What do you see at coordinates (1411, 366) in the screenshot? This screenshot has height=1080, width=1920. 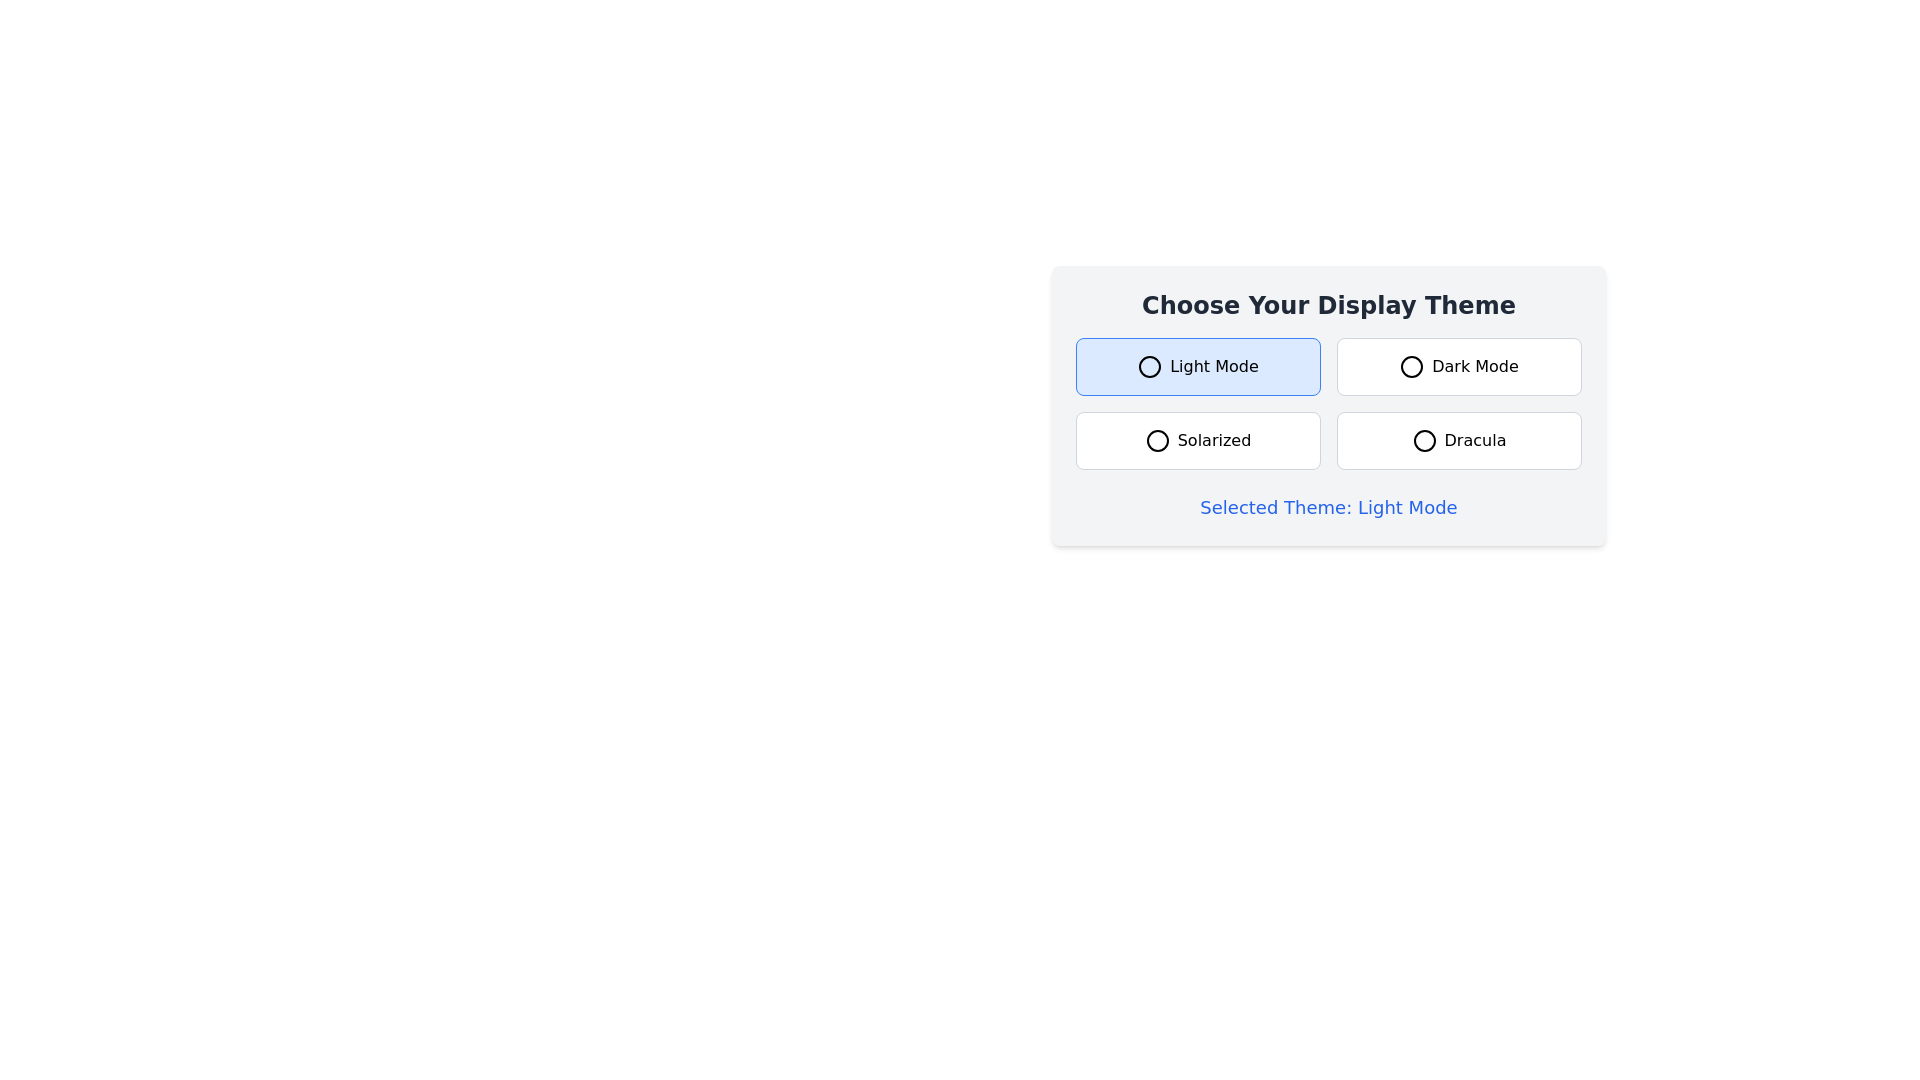 I see `the Selection Indicator (Radio Button)` at bounding box center [1411, 366].